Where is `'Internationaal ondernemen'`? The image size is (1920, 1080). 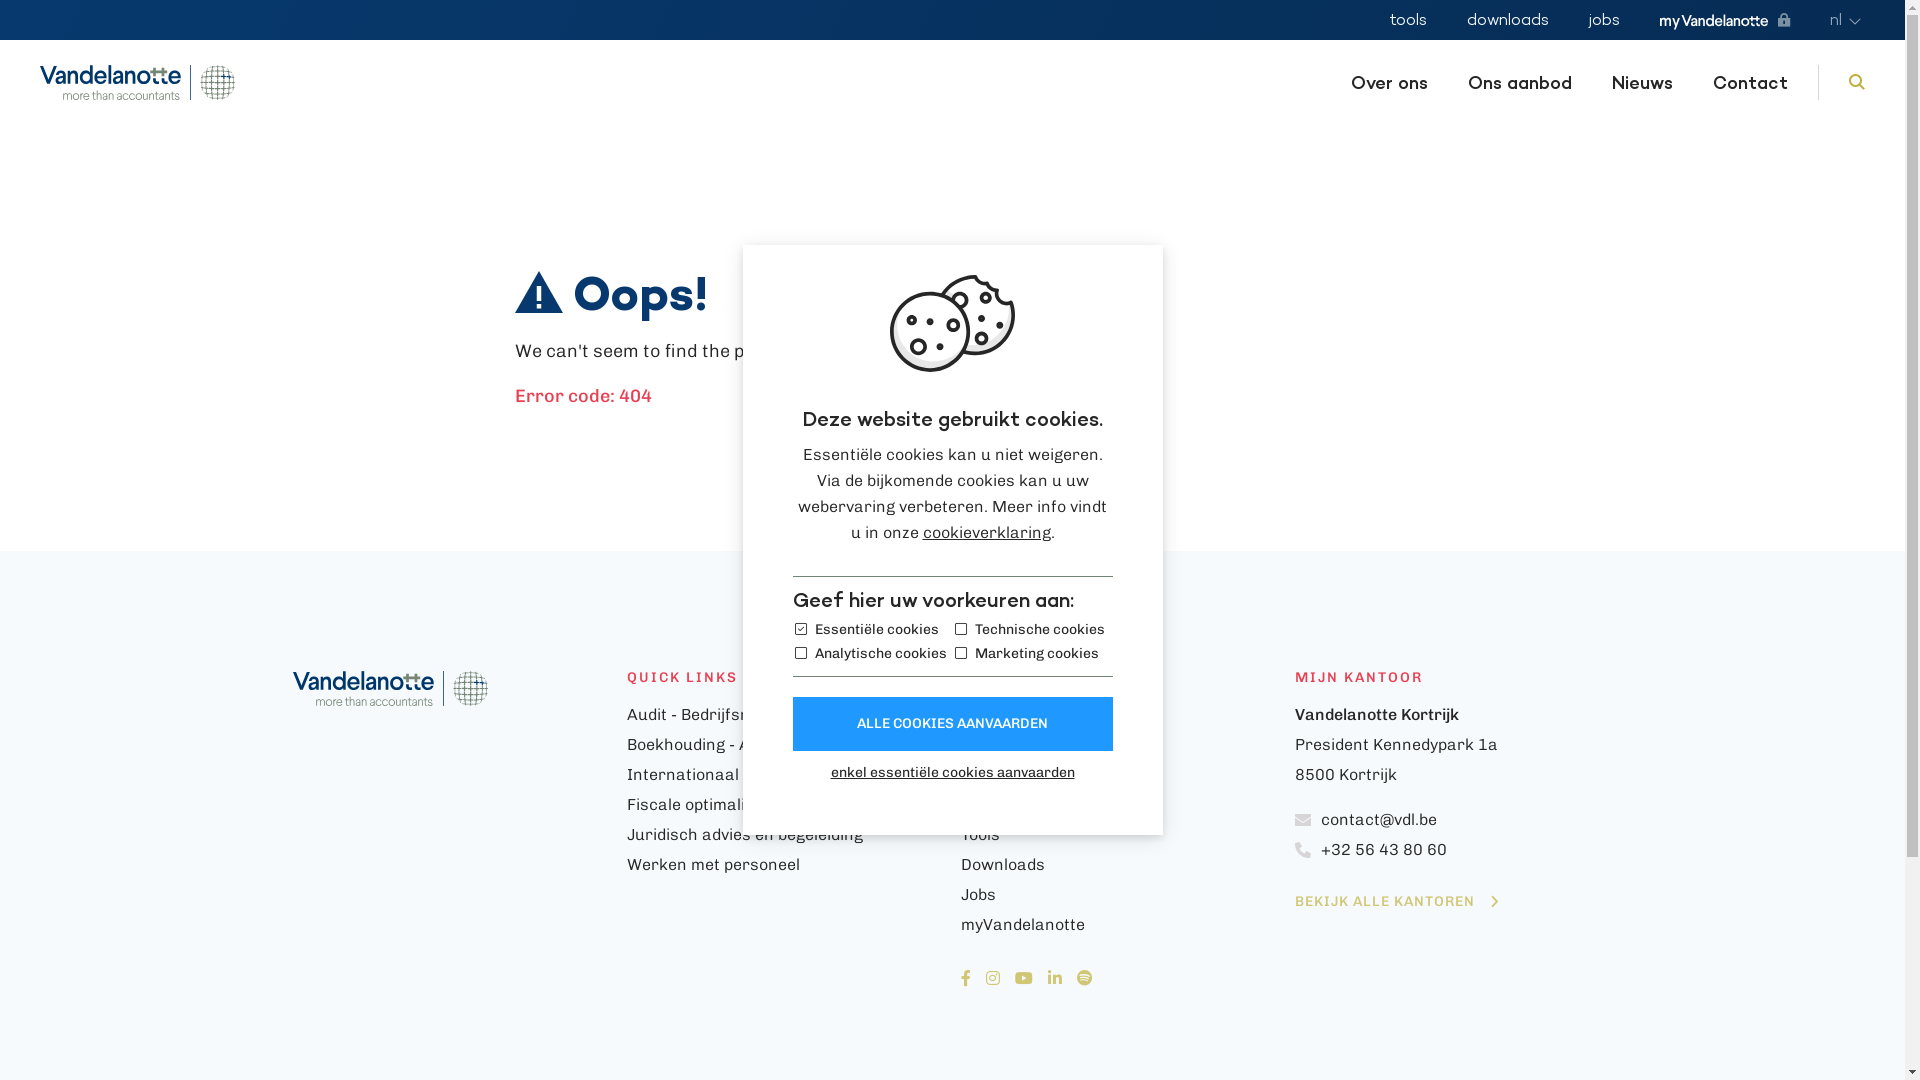 'Internationaal ondernemen' is located at coordinates (731, 773).